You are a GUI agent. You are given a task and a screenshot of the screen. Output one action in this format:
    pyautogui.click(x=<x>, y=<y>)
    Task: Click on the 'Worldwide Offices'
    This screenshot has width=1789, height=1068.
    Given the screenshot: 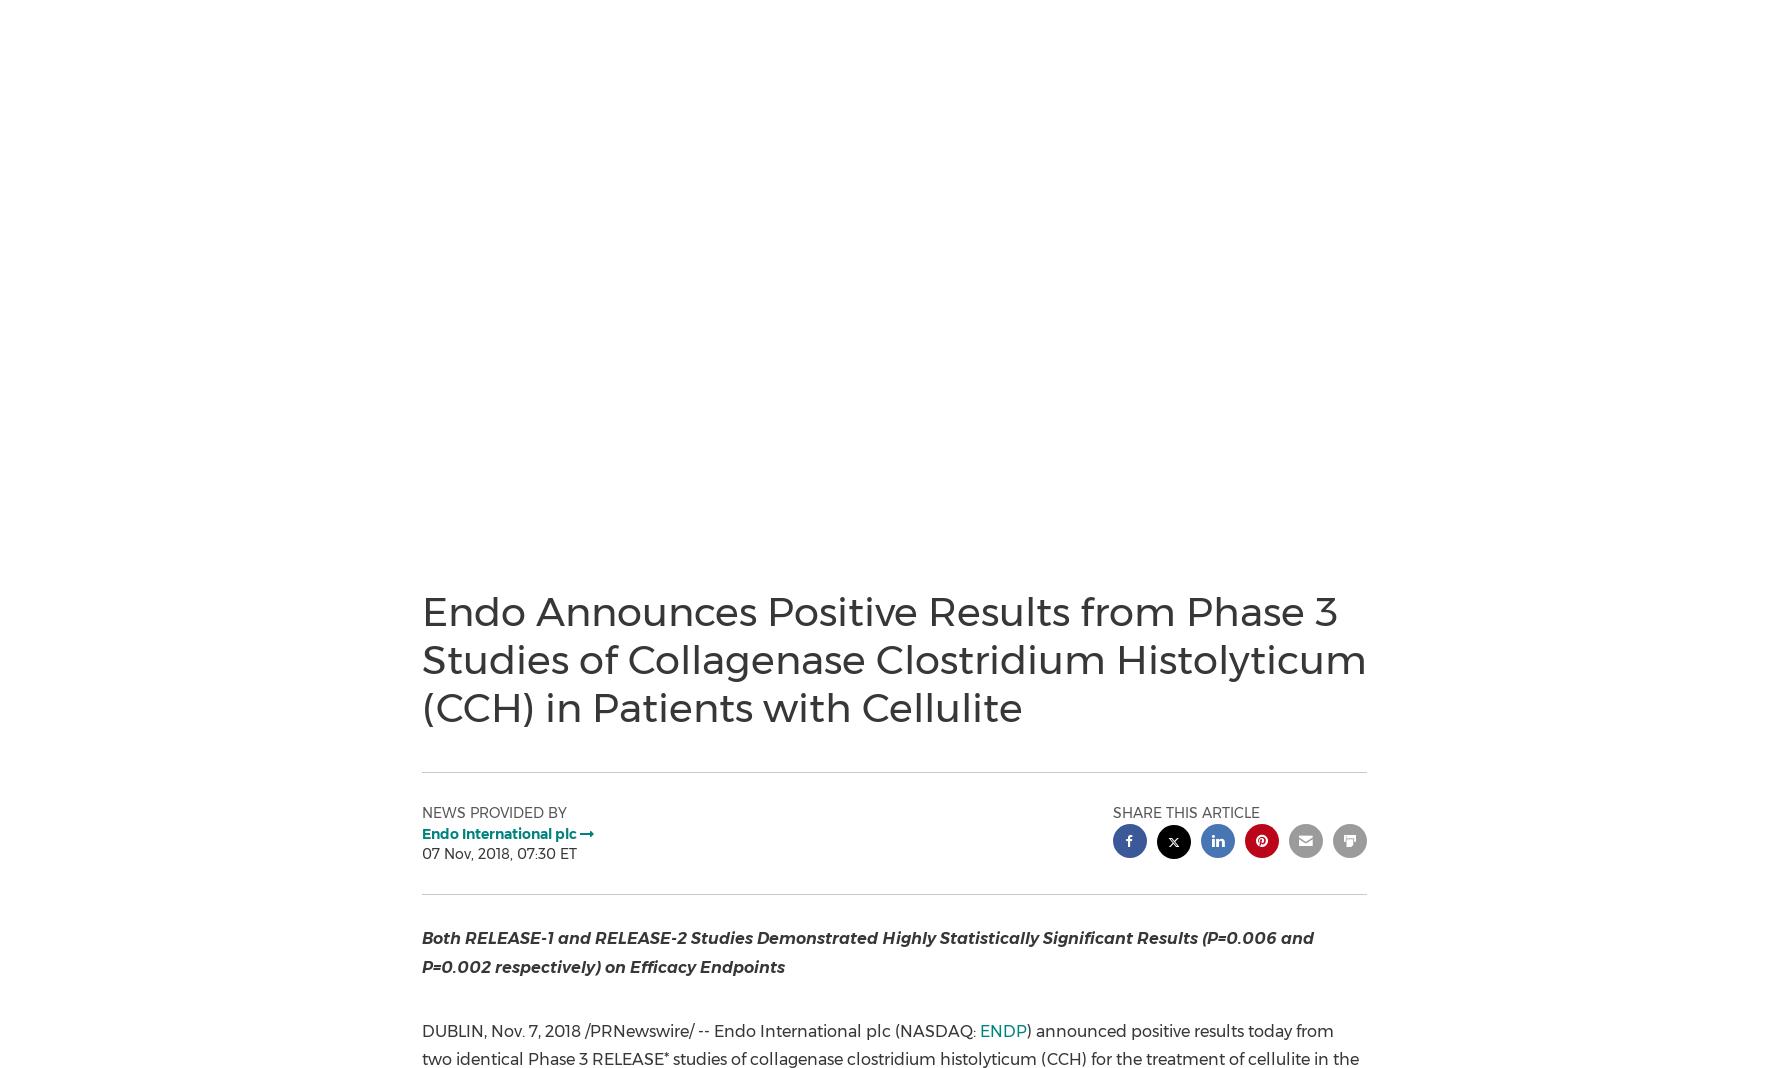 What is the action you would take?
    pyautogui.click(x=103, y=381)
    